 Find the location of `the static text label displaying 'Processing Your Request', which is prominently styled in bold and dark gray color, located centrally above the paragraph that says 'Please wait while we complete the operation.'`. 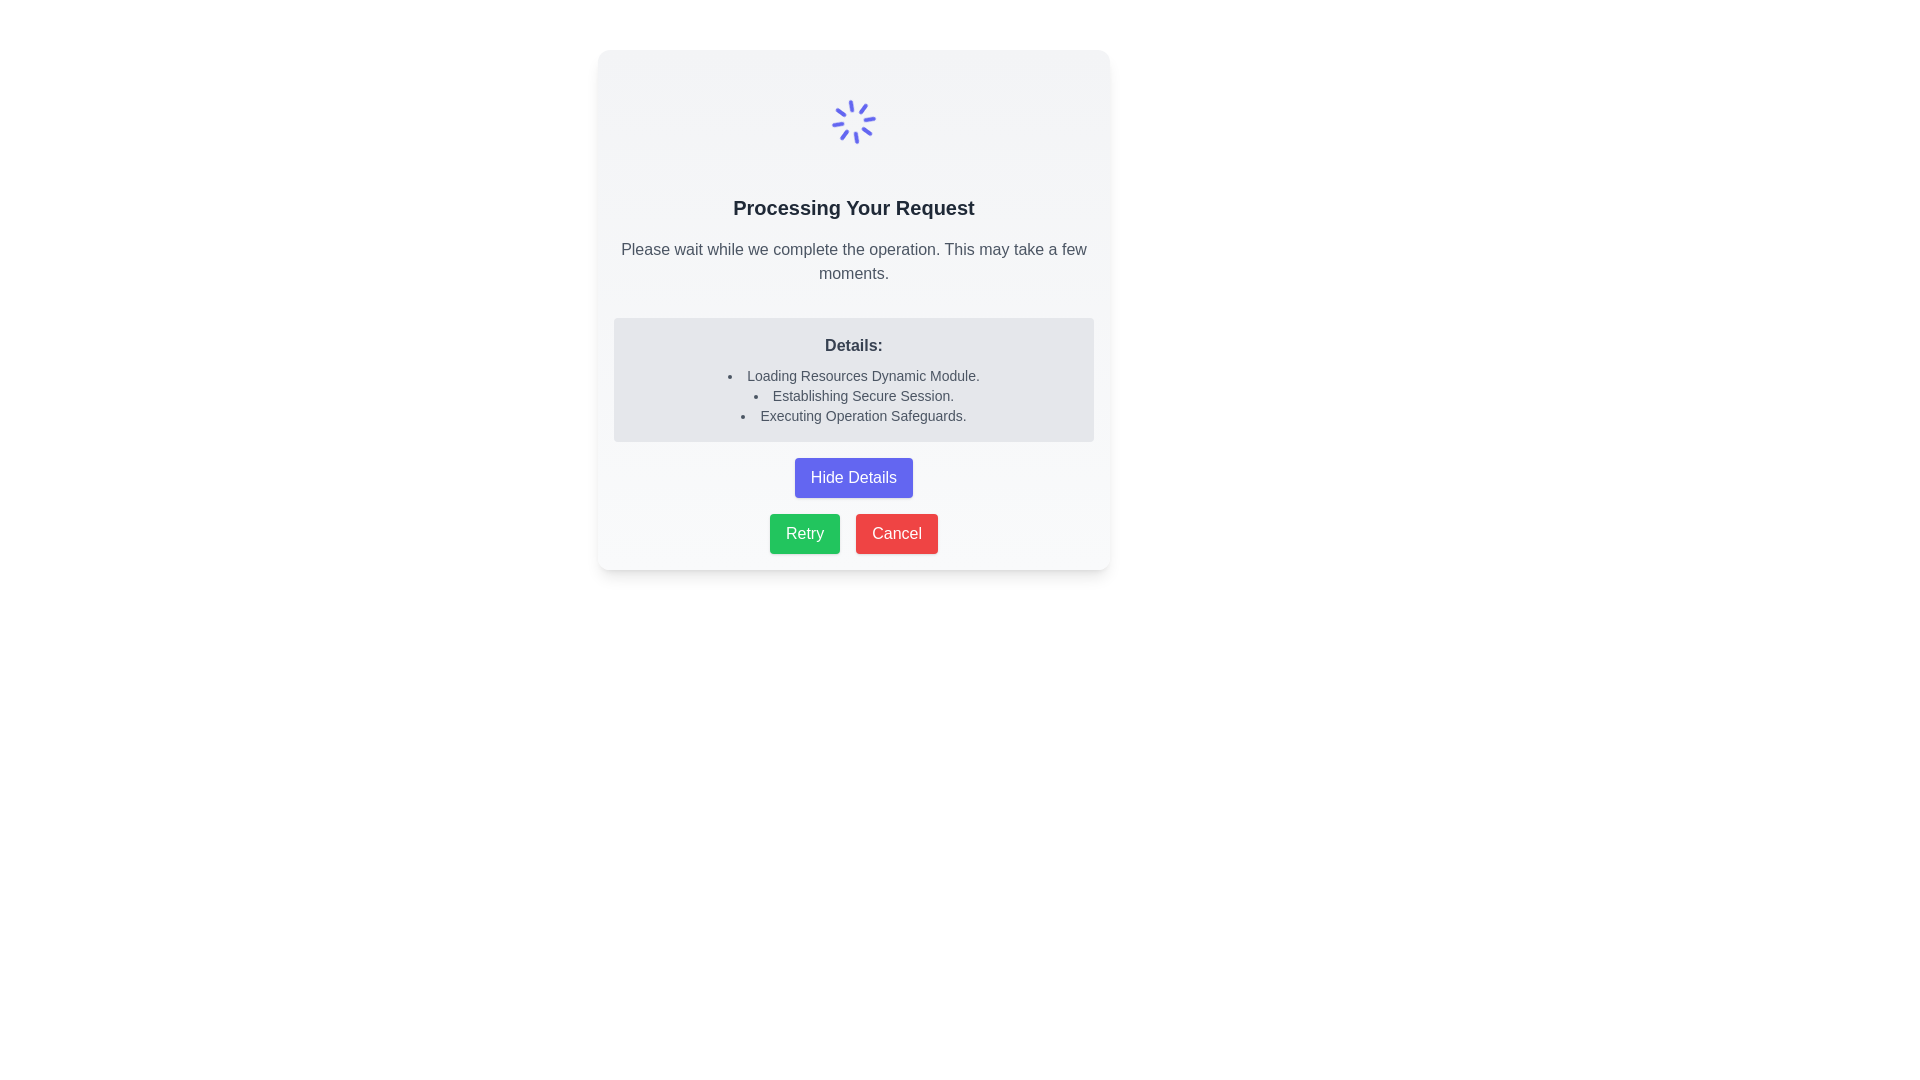

the static text label displaying 'Processing Your Request', which is prominently styled in bold and dark gray color, located centrally above the paragraph that says 'Please wait while we complete the operation.' is located at coordinates (854, 208).